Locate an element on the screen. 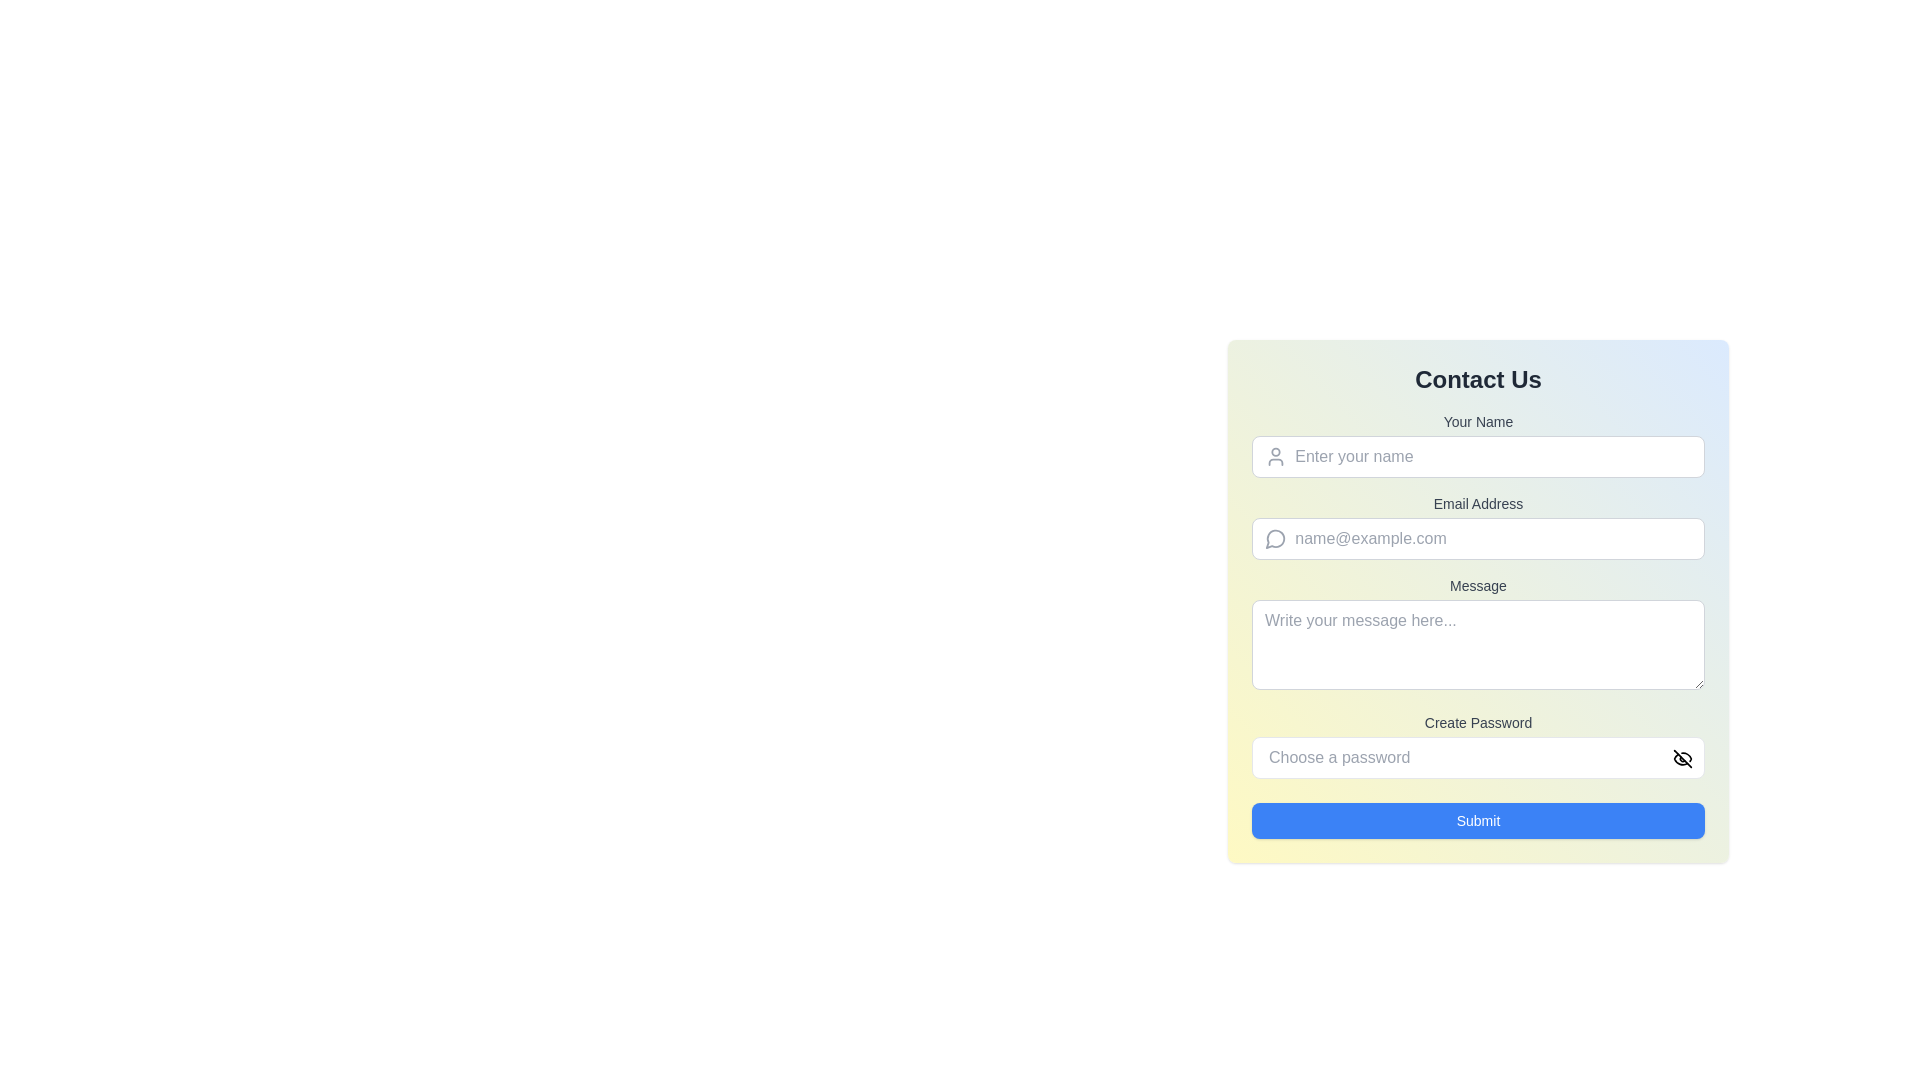 The height and width of the screenshot is (1080, 1920). the 'Create Password' static text label, which is styled in gray and aligned to the left, located beneath the 'Message' input field in the form is located at coordinates (1478, 722).